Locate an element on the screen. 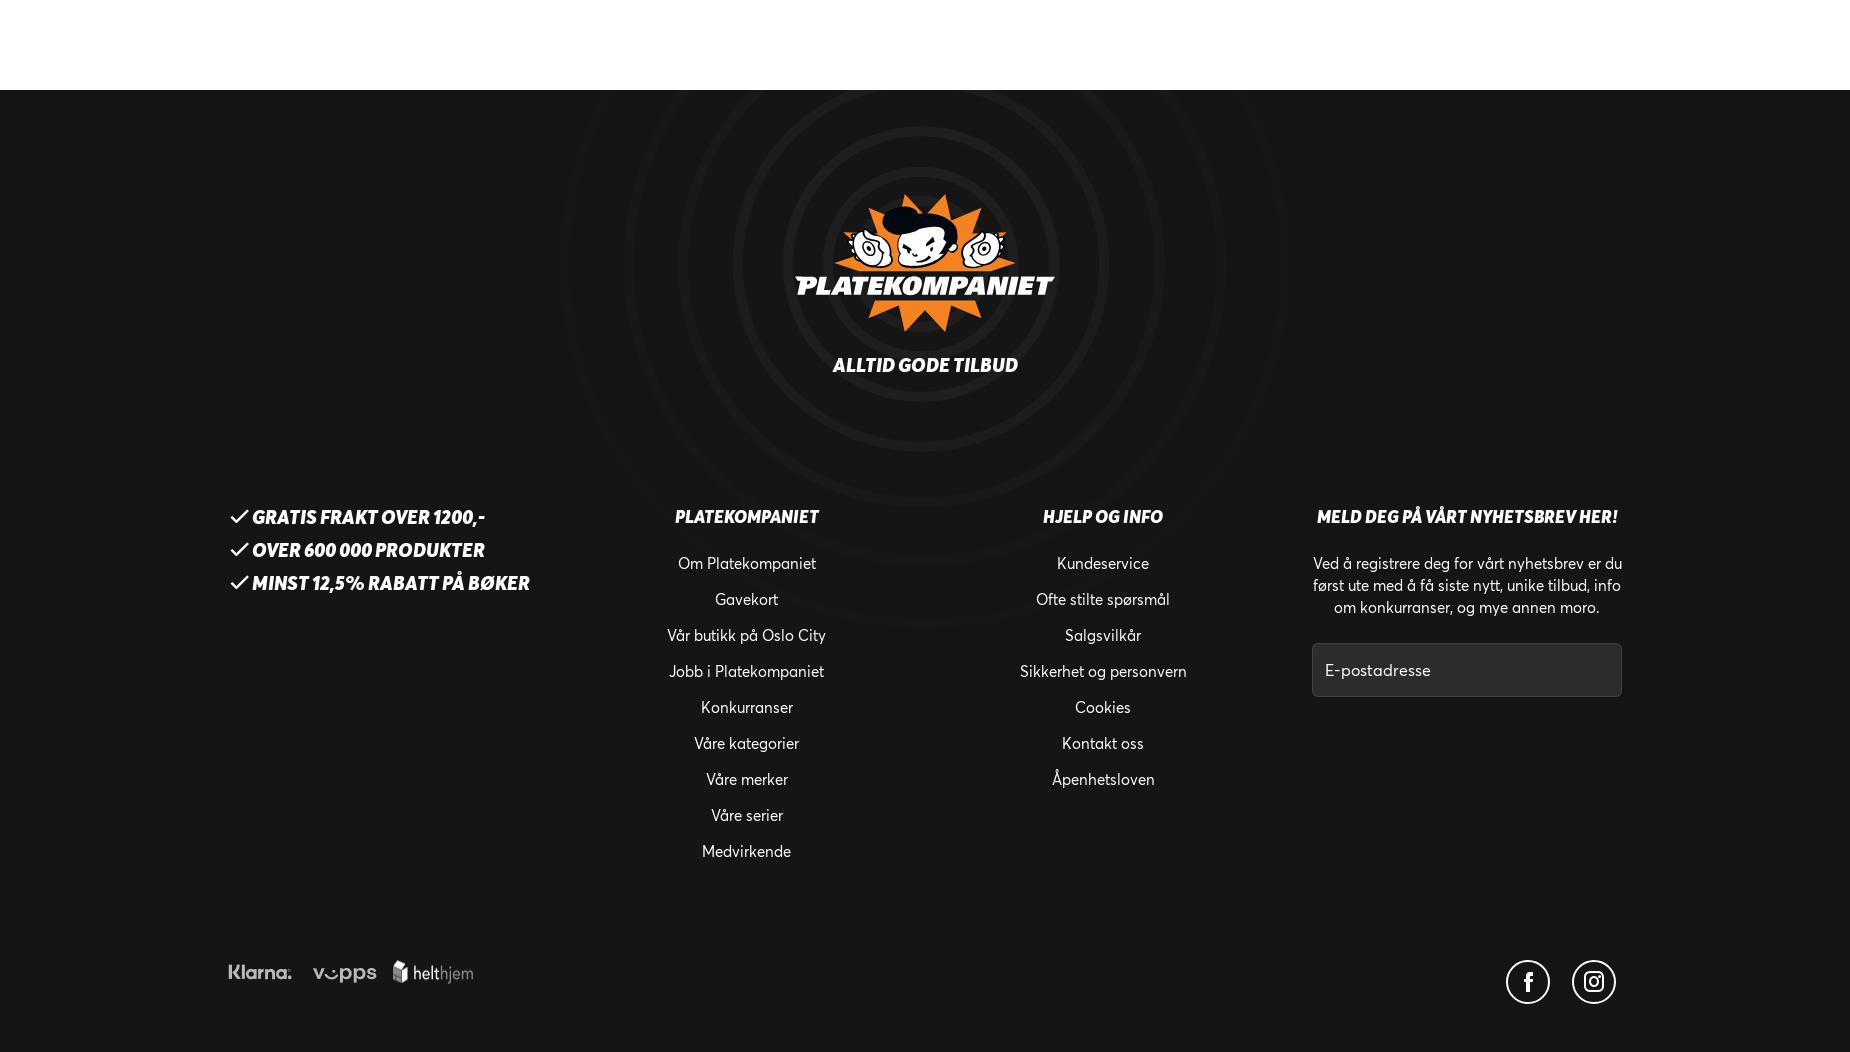  'Om Platekompaniet' is located at coordinates (745, 563).